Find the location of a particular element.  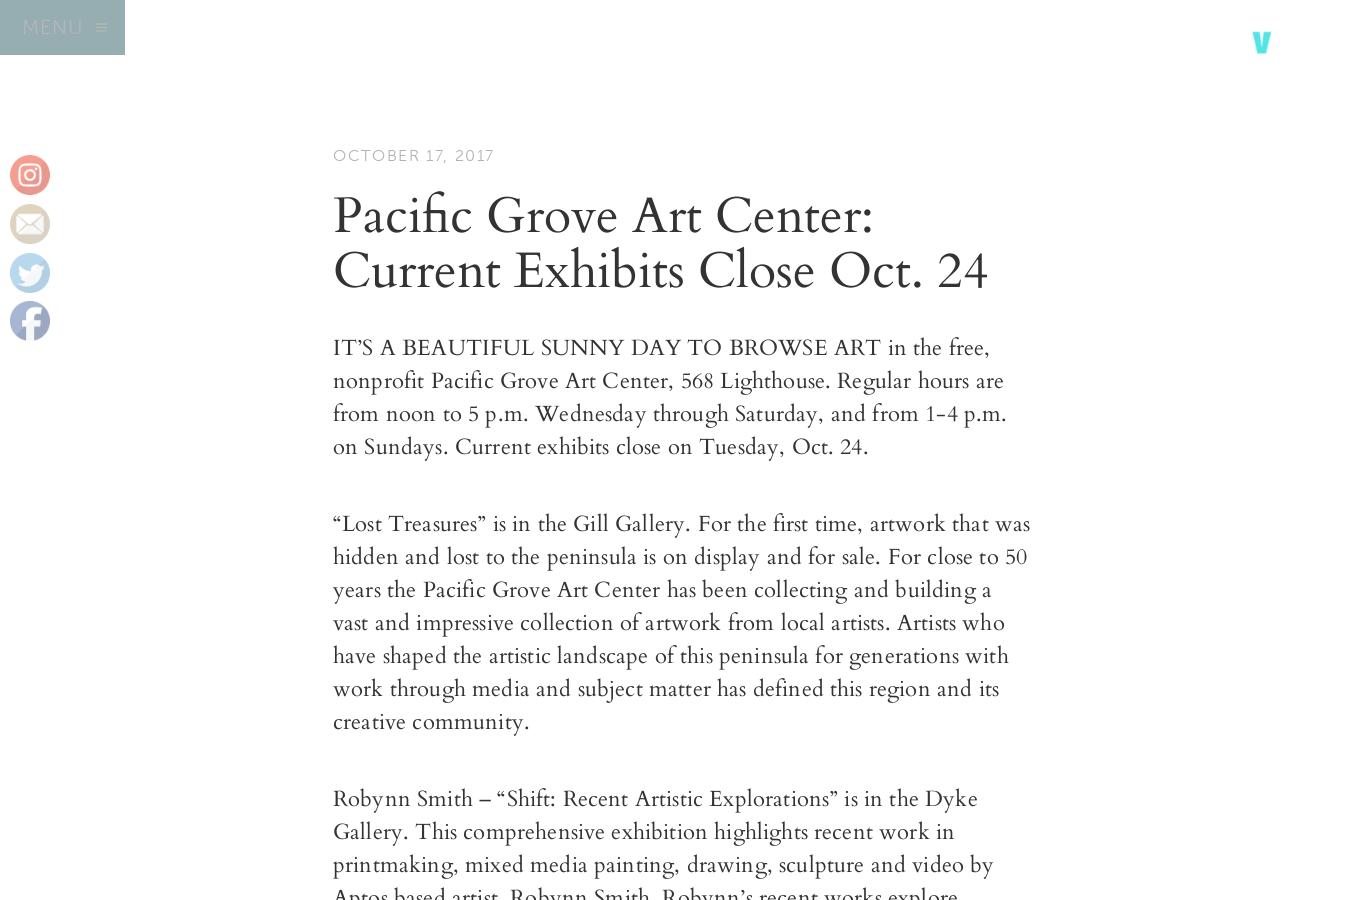

'noon to 5 p.m.' is located at coordinates (457, 414).